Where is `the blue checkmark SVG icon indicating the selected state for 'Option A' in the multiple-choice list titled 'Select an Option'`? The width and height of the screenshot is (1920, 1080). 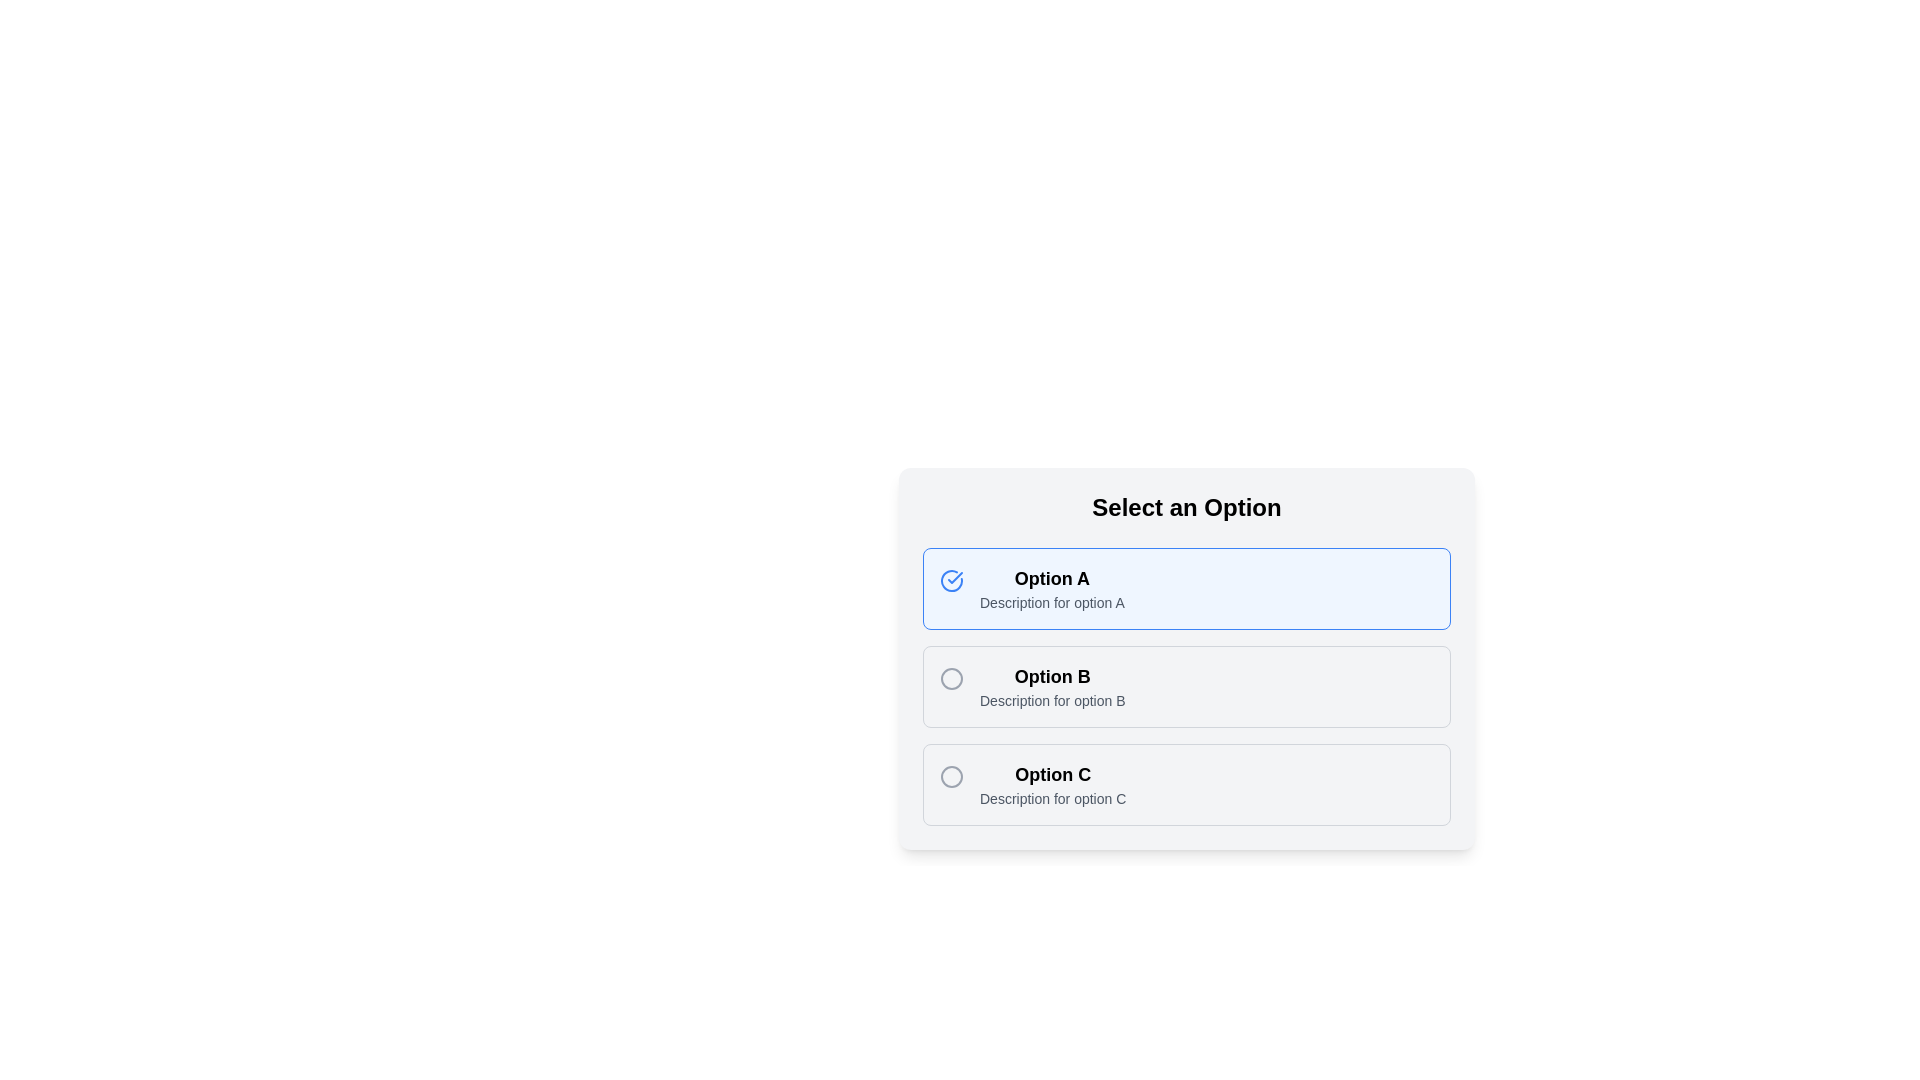 the blue checkmark SVG icon indicating the selected state for 'Option A' in the multiple-choice list titled 'Select an Option' is located at coordinates (954, 578).